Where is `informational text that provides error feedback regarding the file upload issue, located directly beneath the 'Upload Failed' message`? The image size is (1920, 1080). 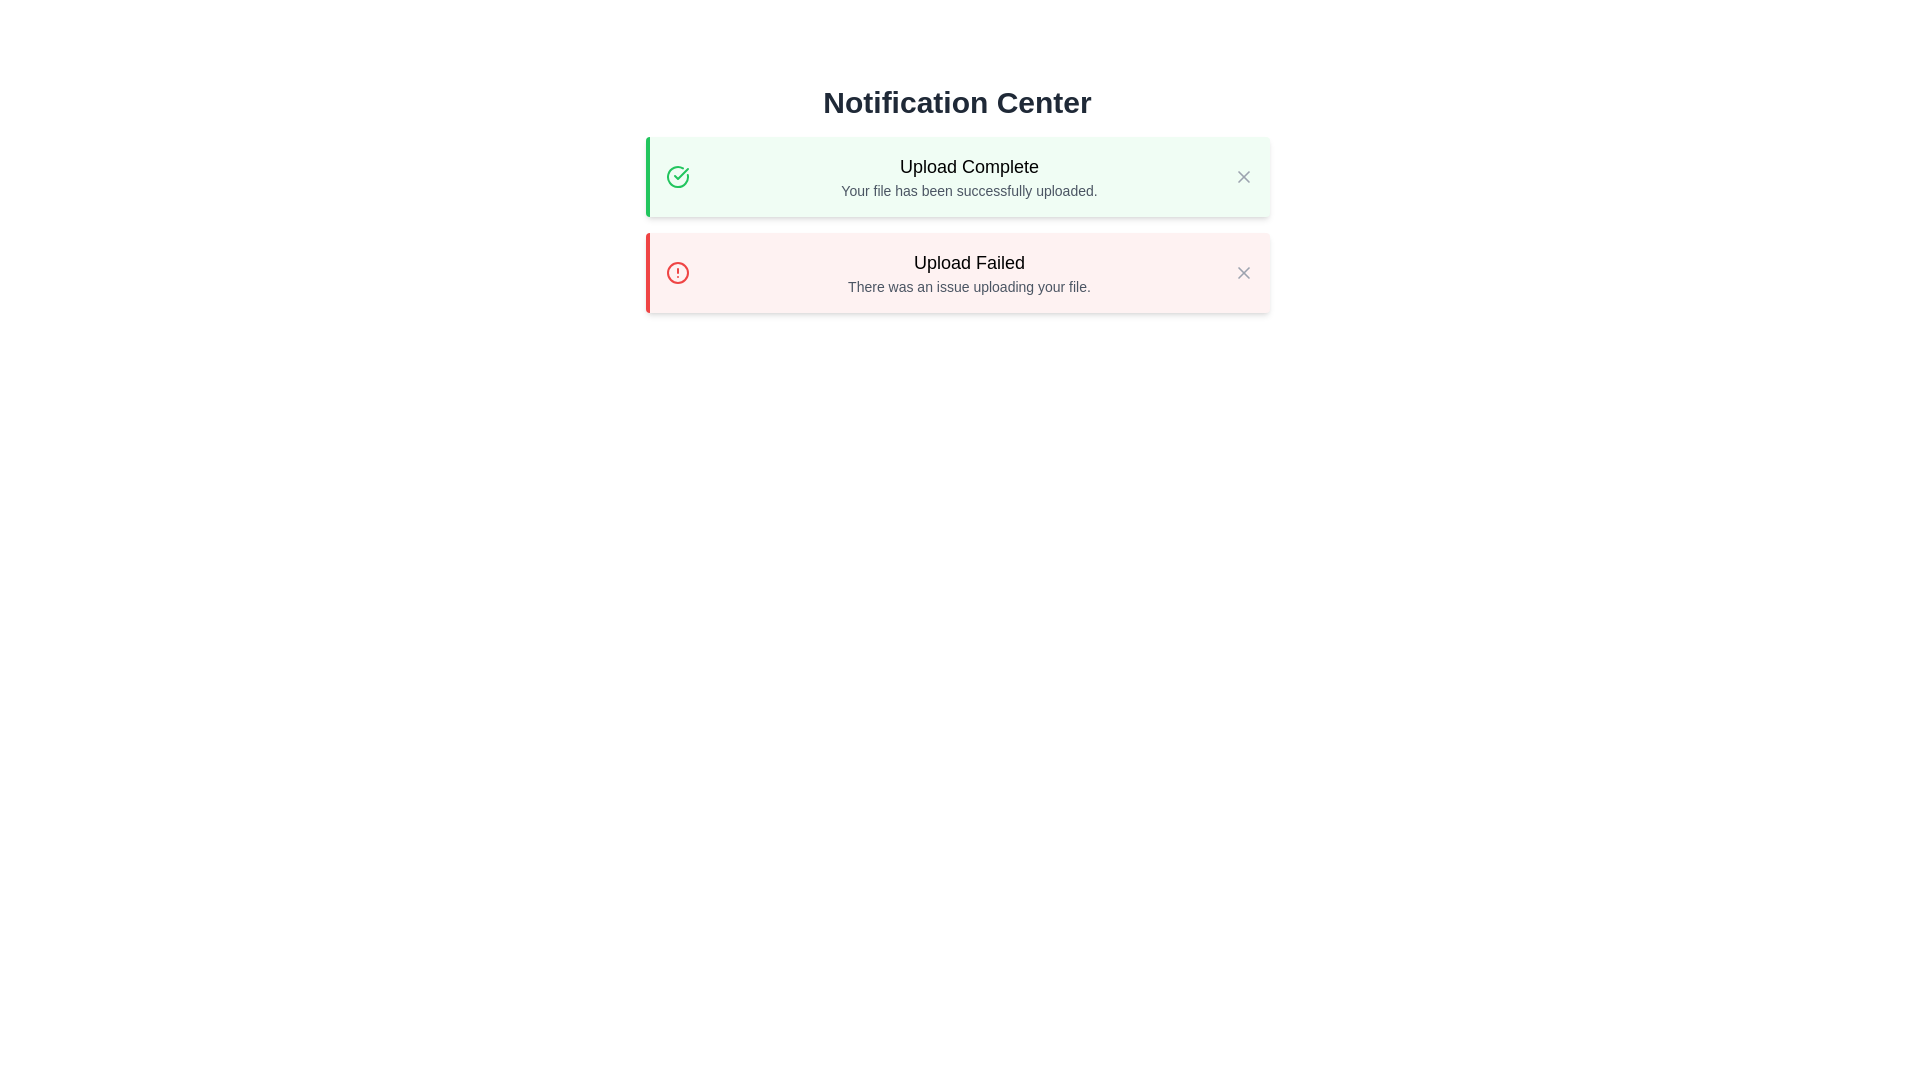 informational text that provides error feedback regarding the file upload issue, located directly beneath the 'Upload Failed' message is located at coordinates (969, 286).